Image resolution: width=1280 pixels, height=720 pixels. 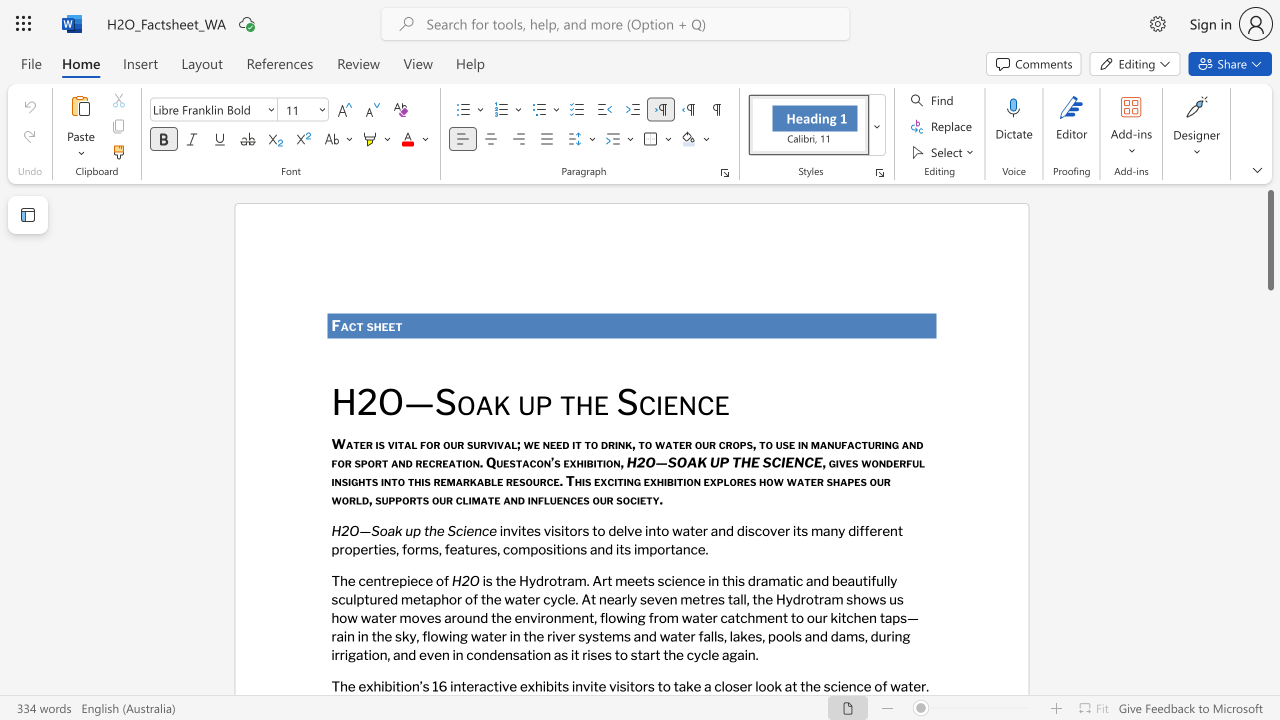 I want to click on the scrollbar to move the page downward, so click(x=1269, y=318).